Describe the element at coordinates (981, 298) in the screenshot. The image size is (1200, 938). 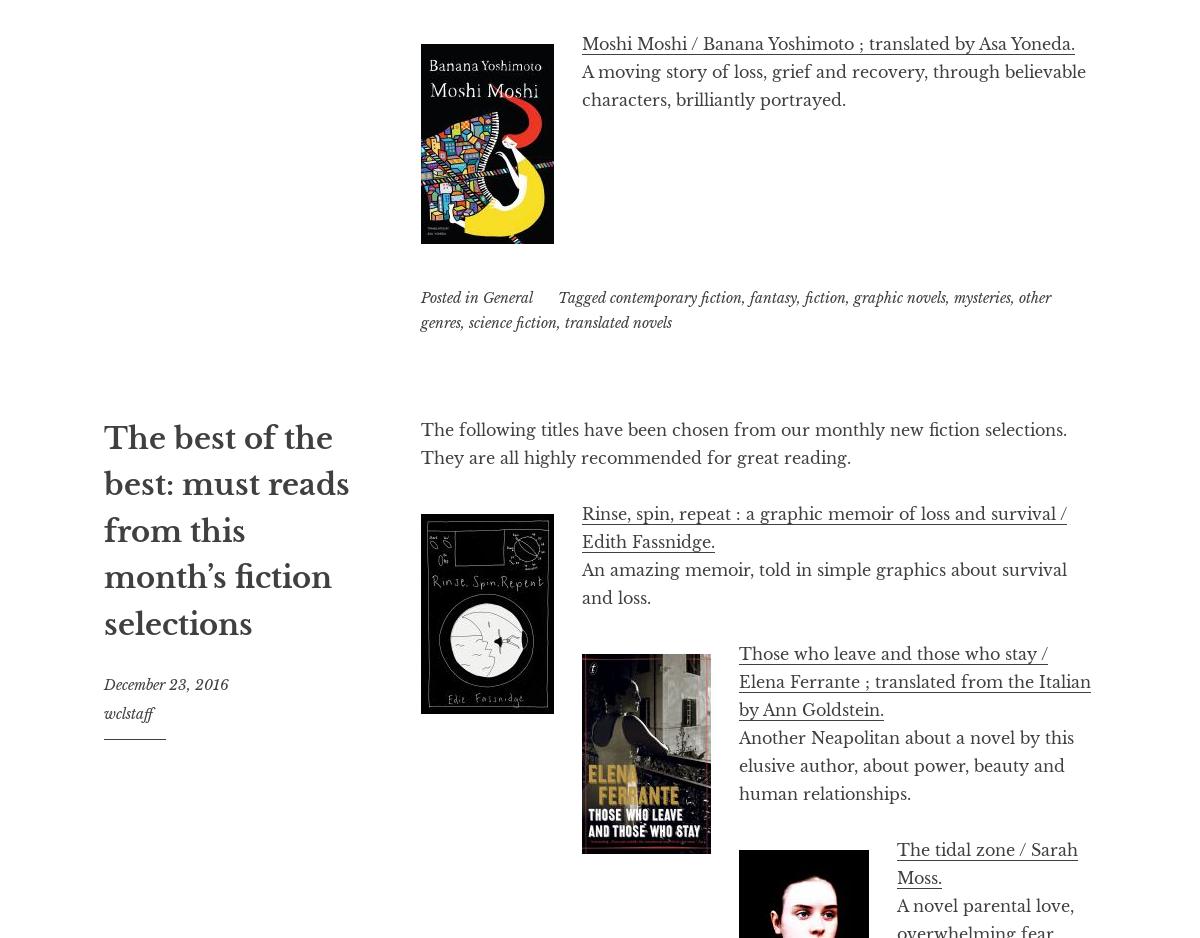
I see `'mysteries'` at that location.